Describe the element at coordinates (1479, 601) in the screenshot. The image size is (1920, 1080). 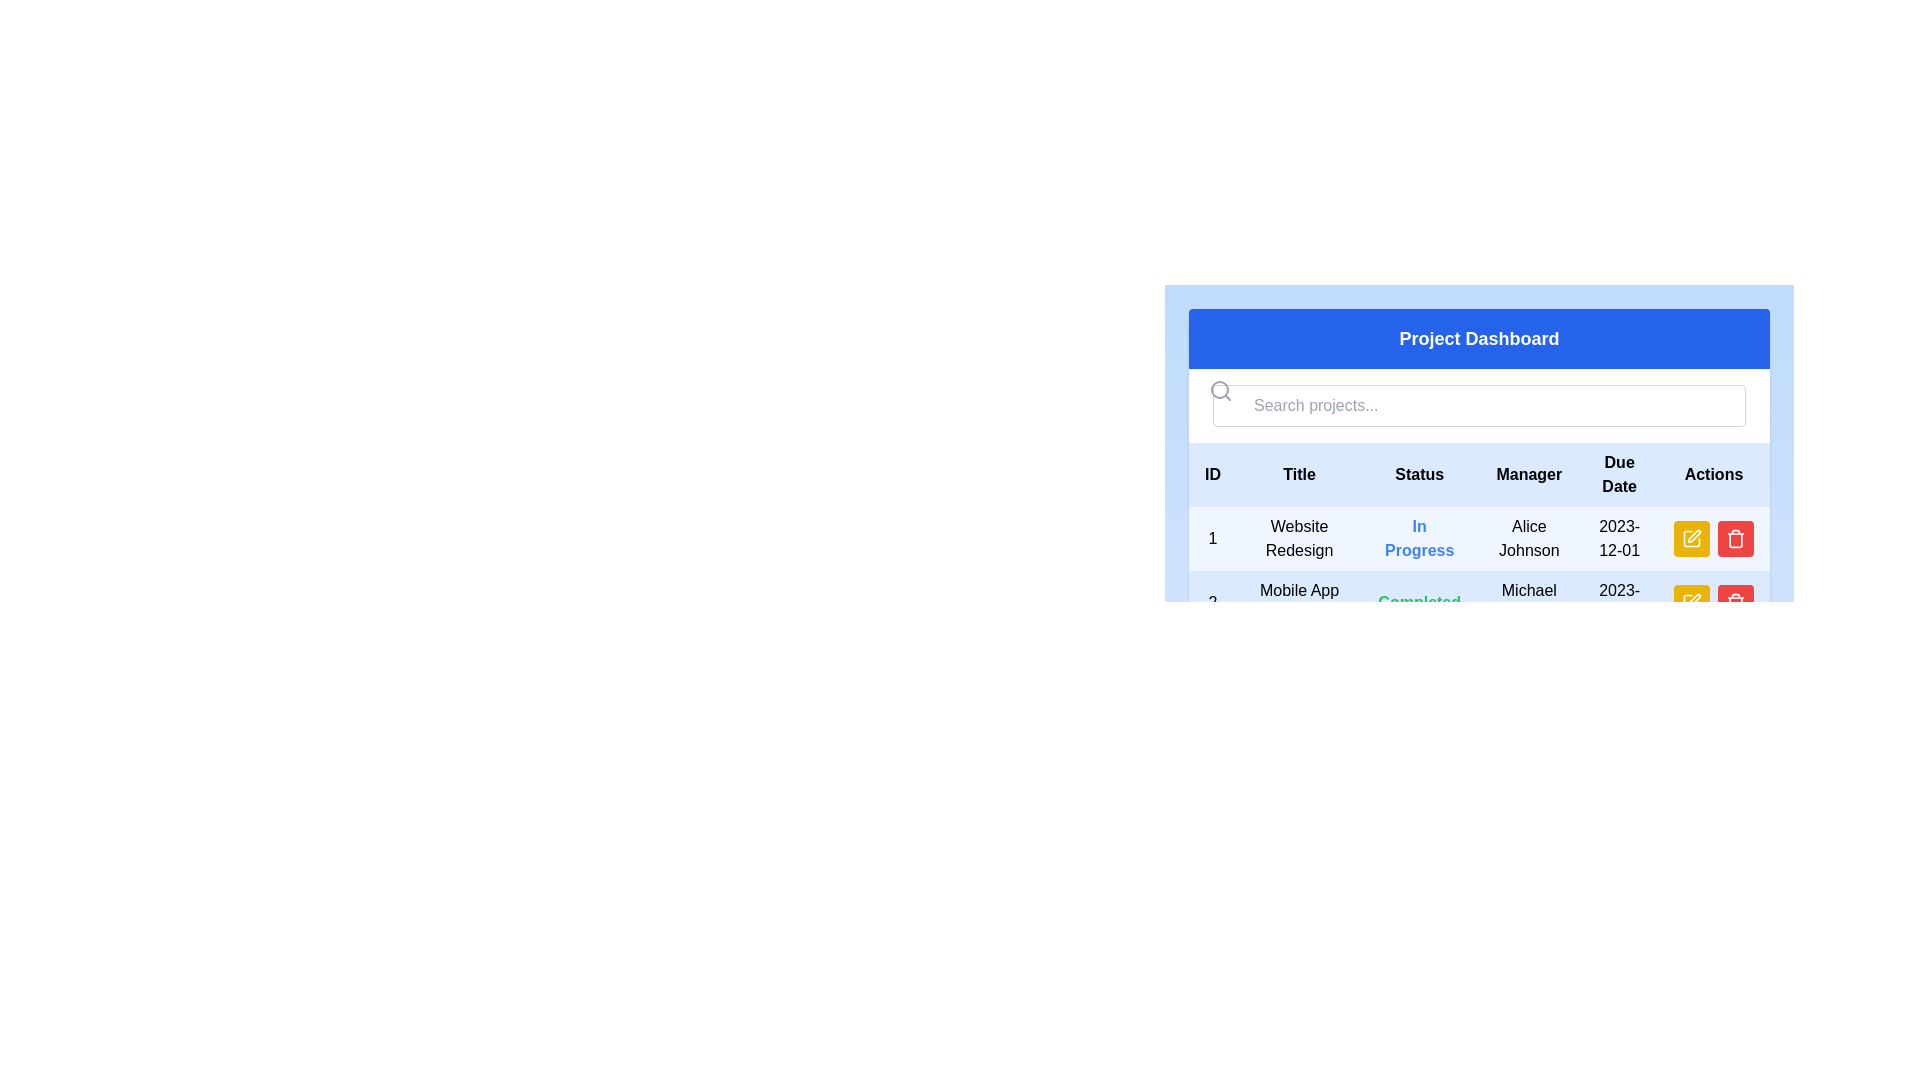
I see `displayed information in the second row of the project table, which includes the project's title, status, manager, and due date` at that location.